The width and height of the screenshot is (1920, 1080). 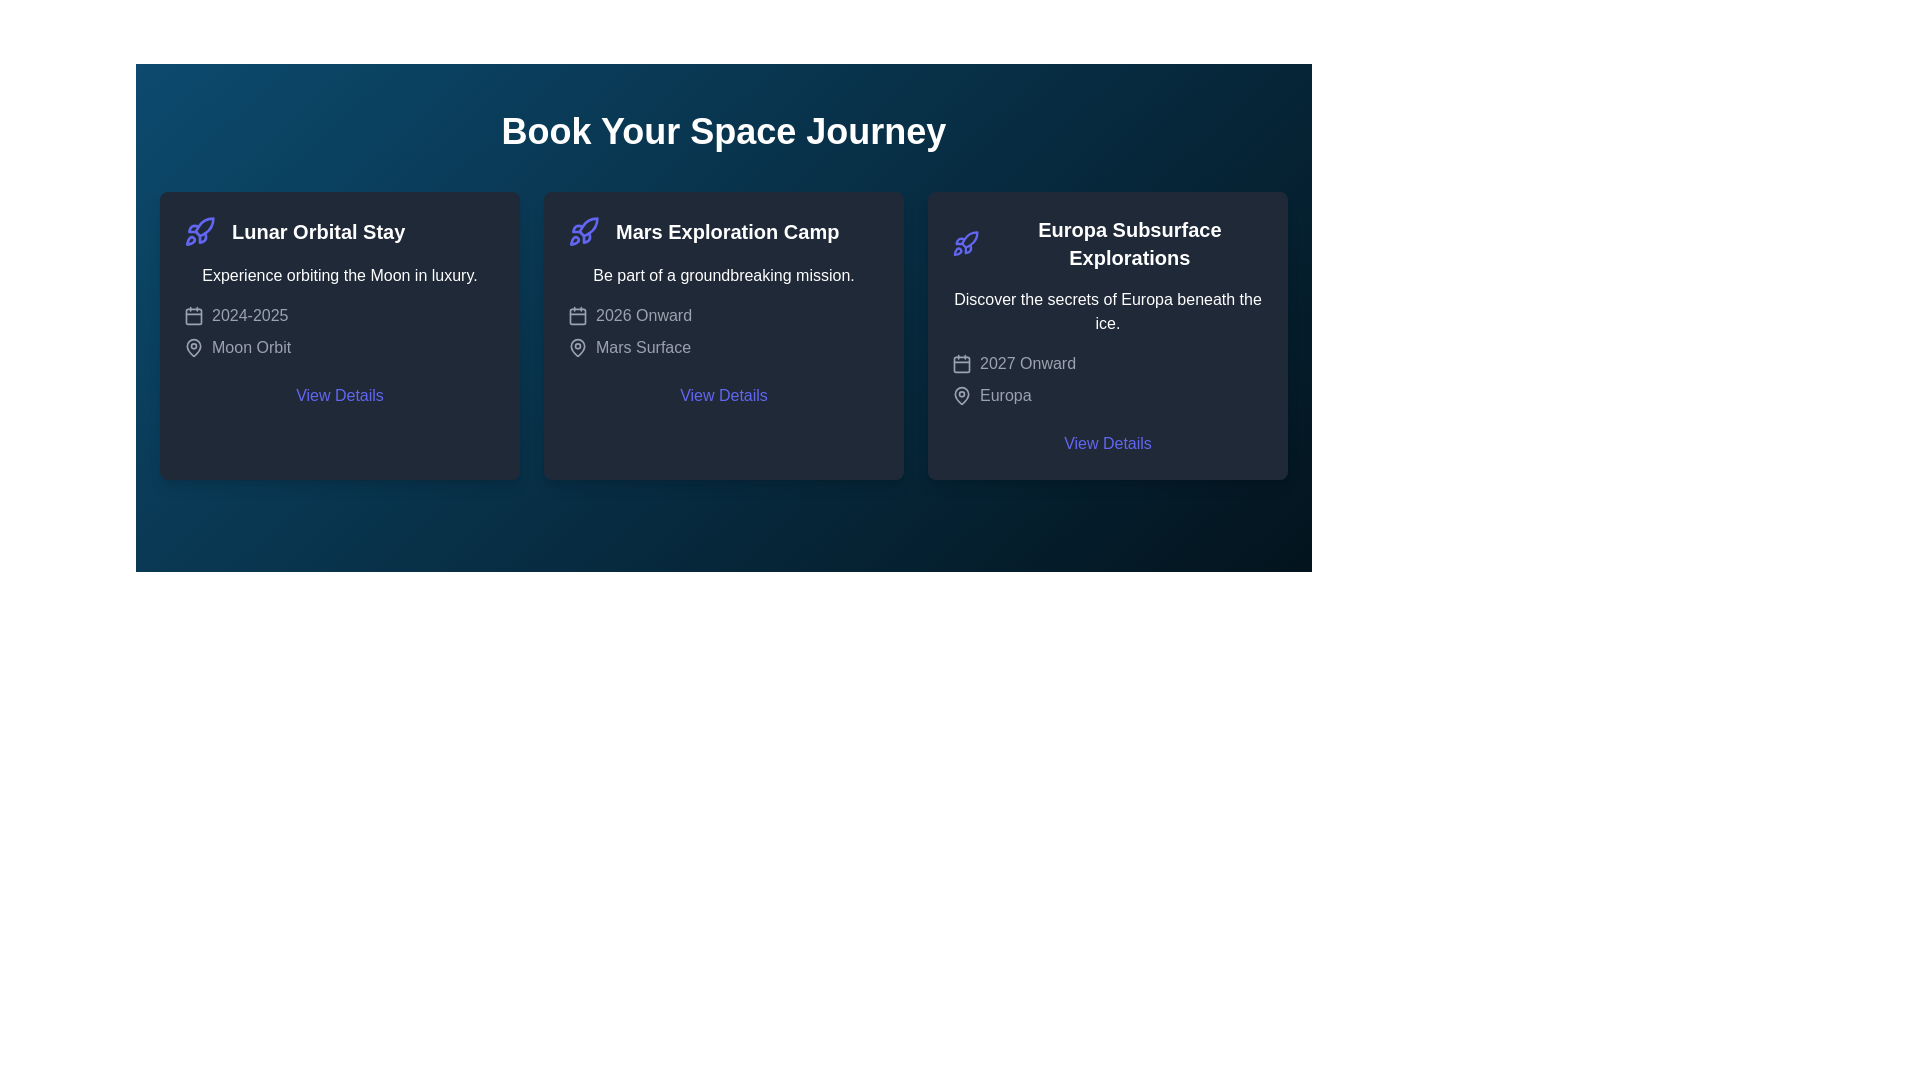 What do you see at coordinates (340, 230) in the screenshot?
I see `the label displaying 'Lunar Orbital Stay' which is styled in bold white font on a dark background, located at the top of the first card in the grid of space journeys` at bounding box center [340, 230].